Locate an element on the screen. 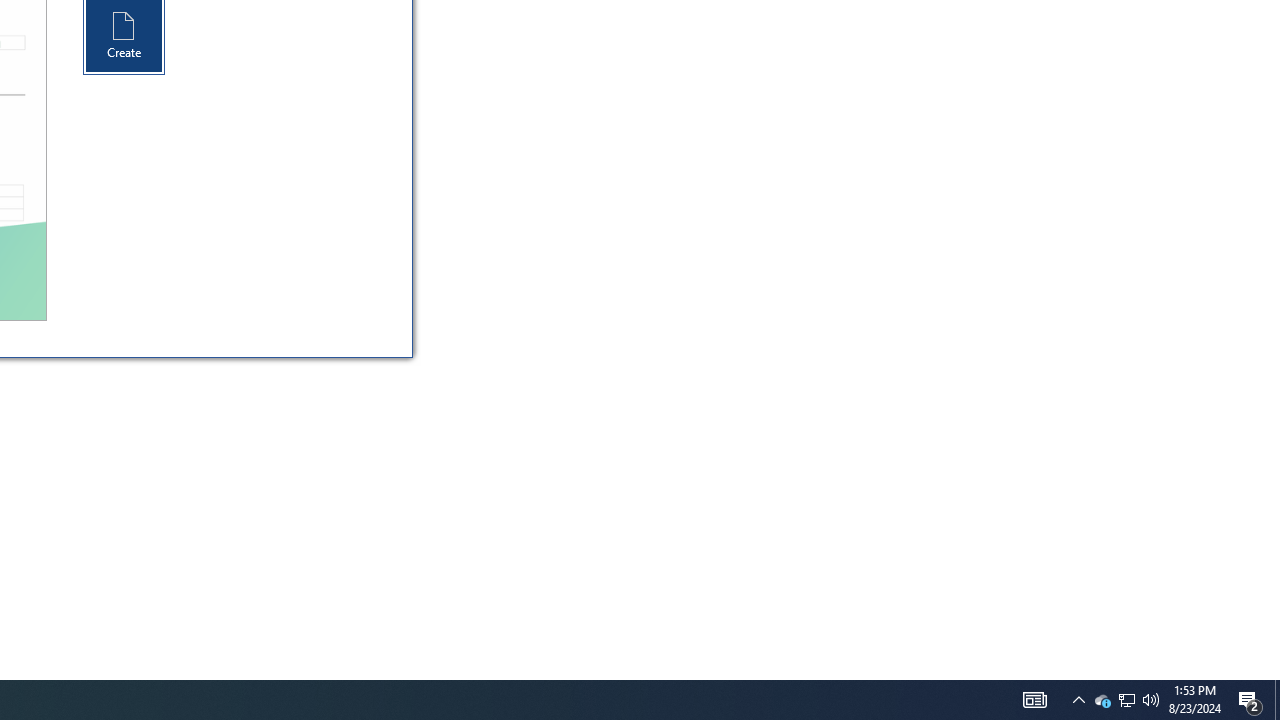 This screenshot has height=720, width=1280. 'Q2790: 100%' is located at coordinates (1101, 698).